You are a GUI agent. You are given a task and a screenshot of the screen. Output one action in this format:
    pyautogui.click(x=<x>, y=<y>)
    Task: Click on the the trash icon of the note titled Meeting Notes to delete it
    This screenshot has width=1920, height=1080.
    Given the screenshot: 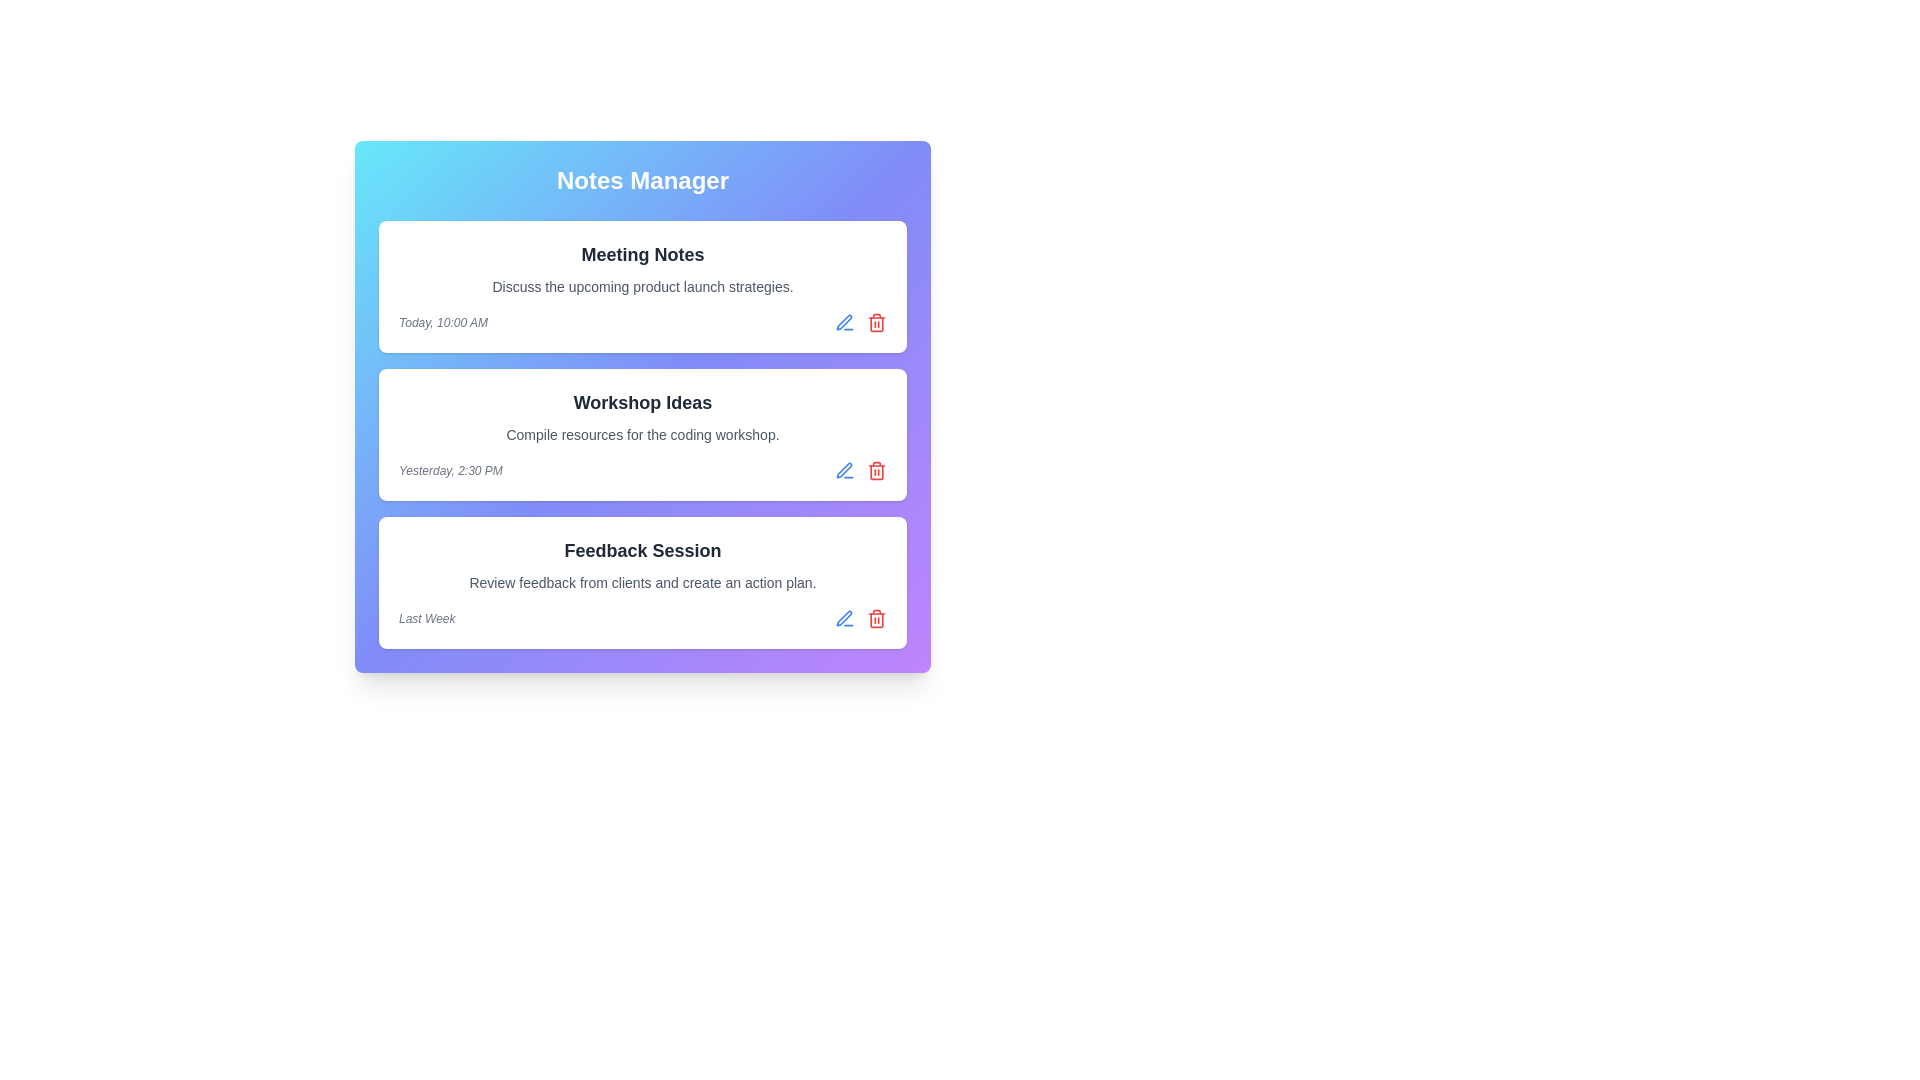 What is the action you would take?
    pyautogui.click(x=877, y=322)
    